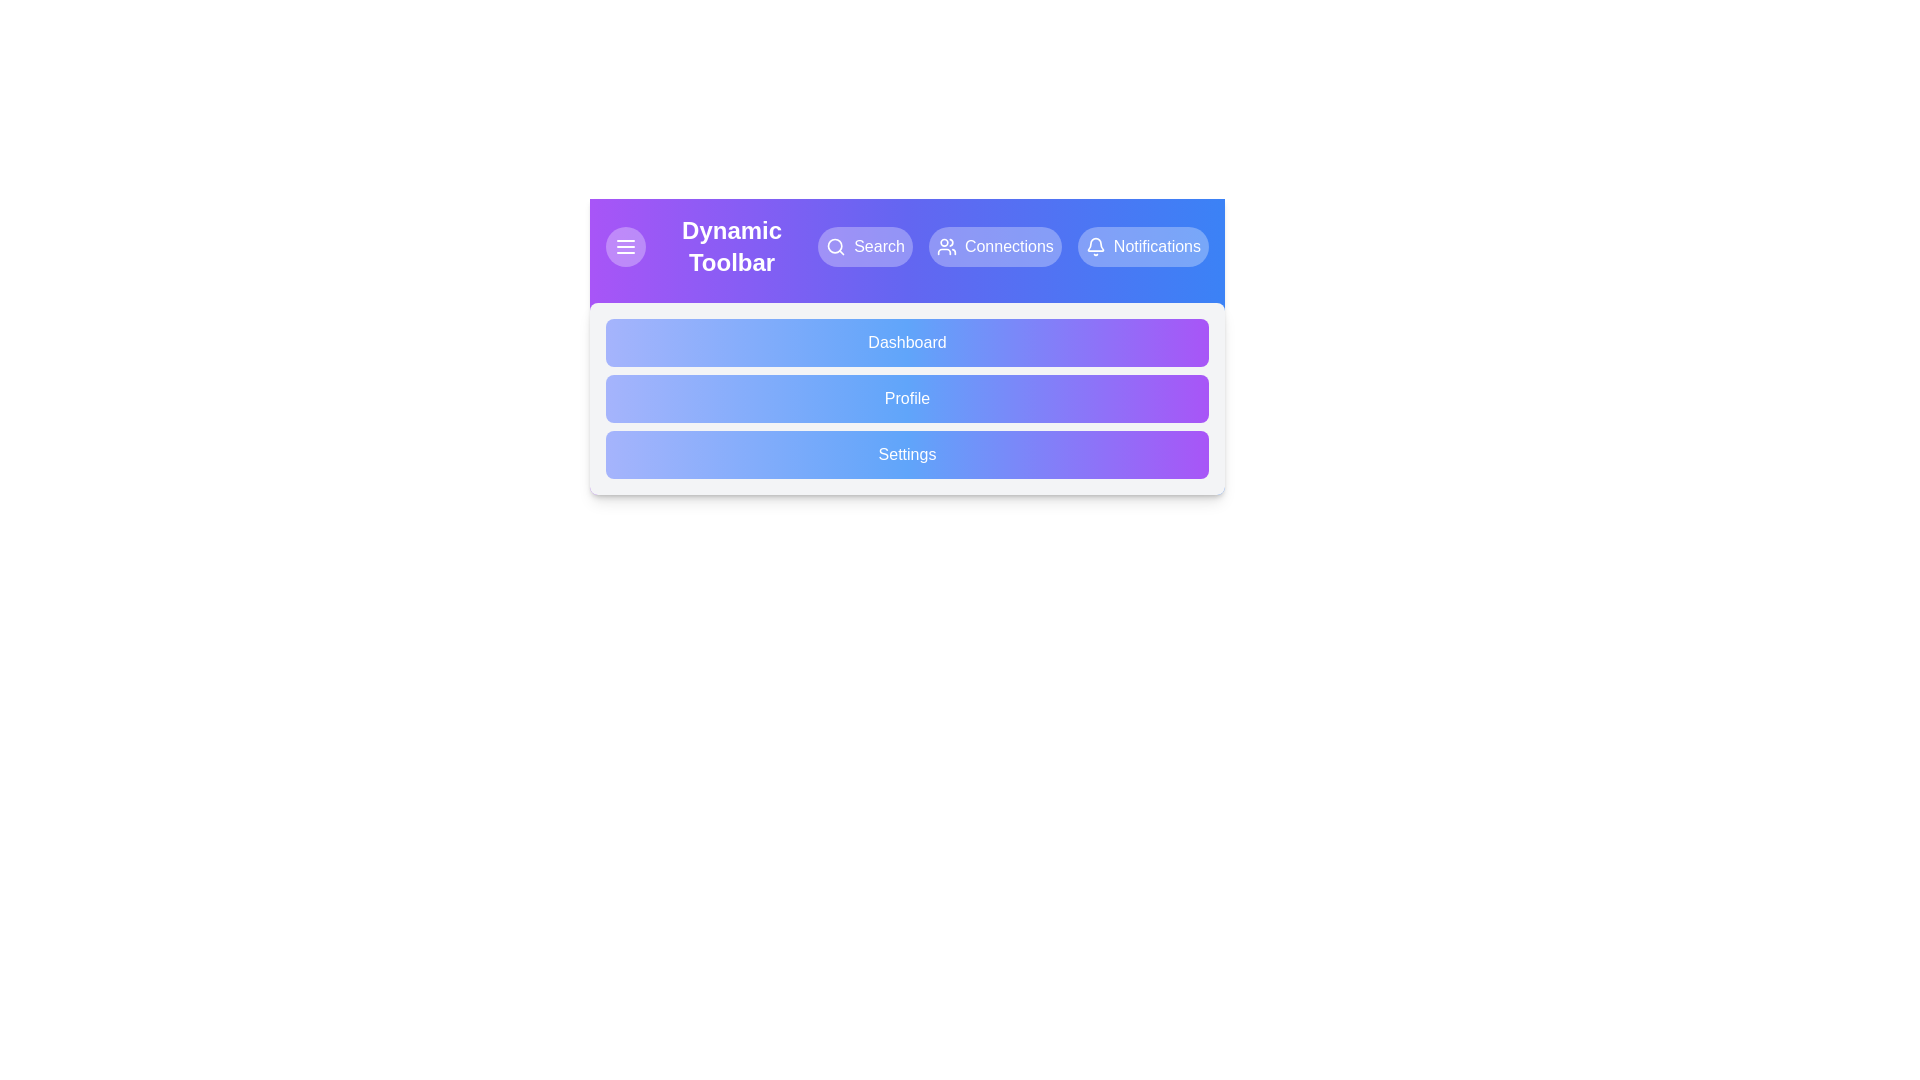 The width and height of the screenshot is (1920, 1080). What do you see at coordinates (865, 245) in the screenshot?
I see `the 'Search' button to initiate the search action` at bounding box center [865, 245].